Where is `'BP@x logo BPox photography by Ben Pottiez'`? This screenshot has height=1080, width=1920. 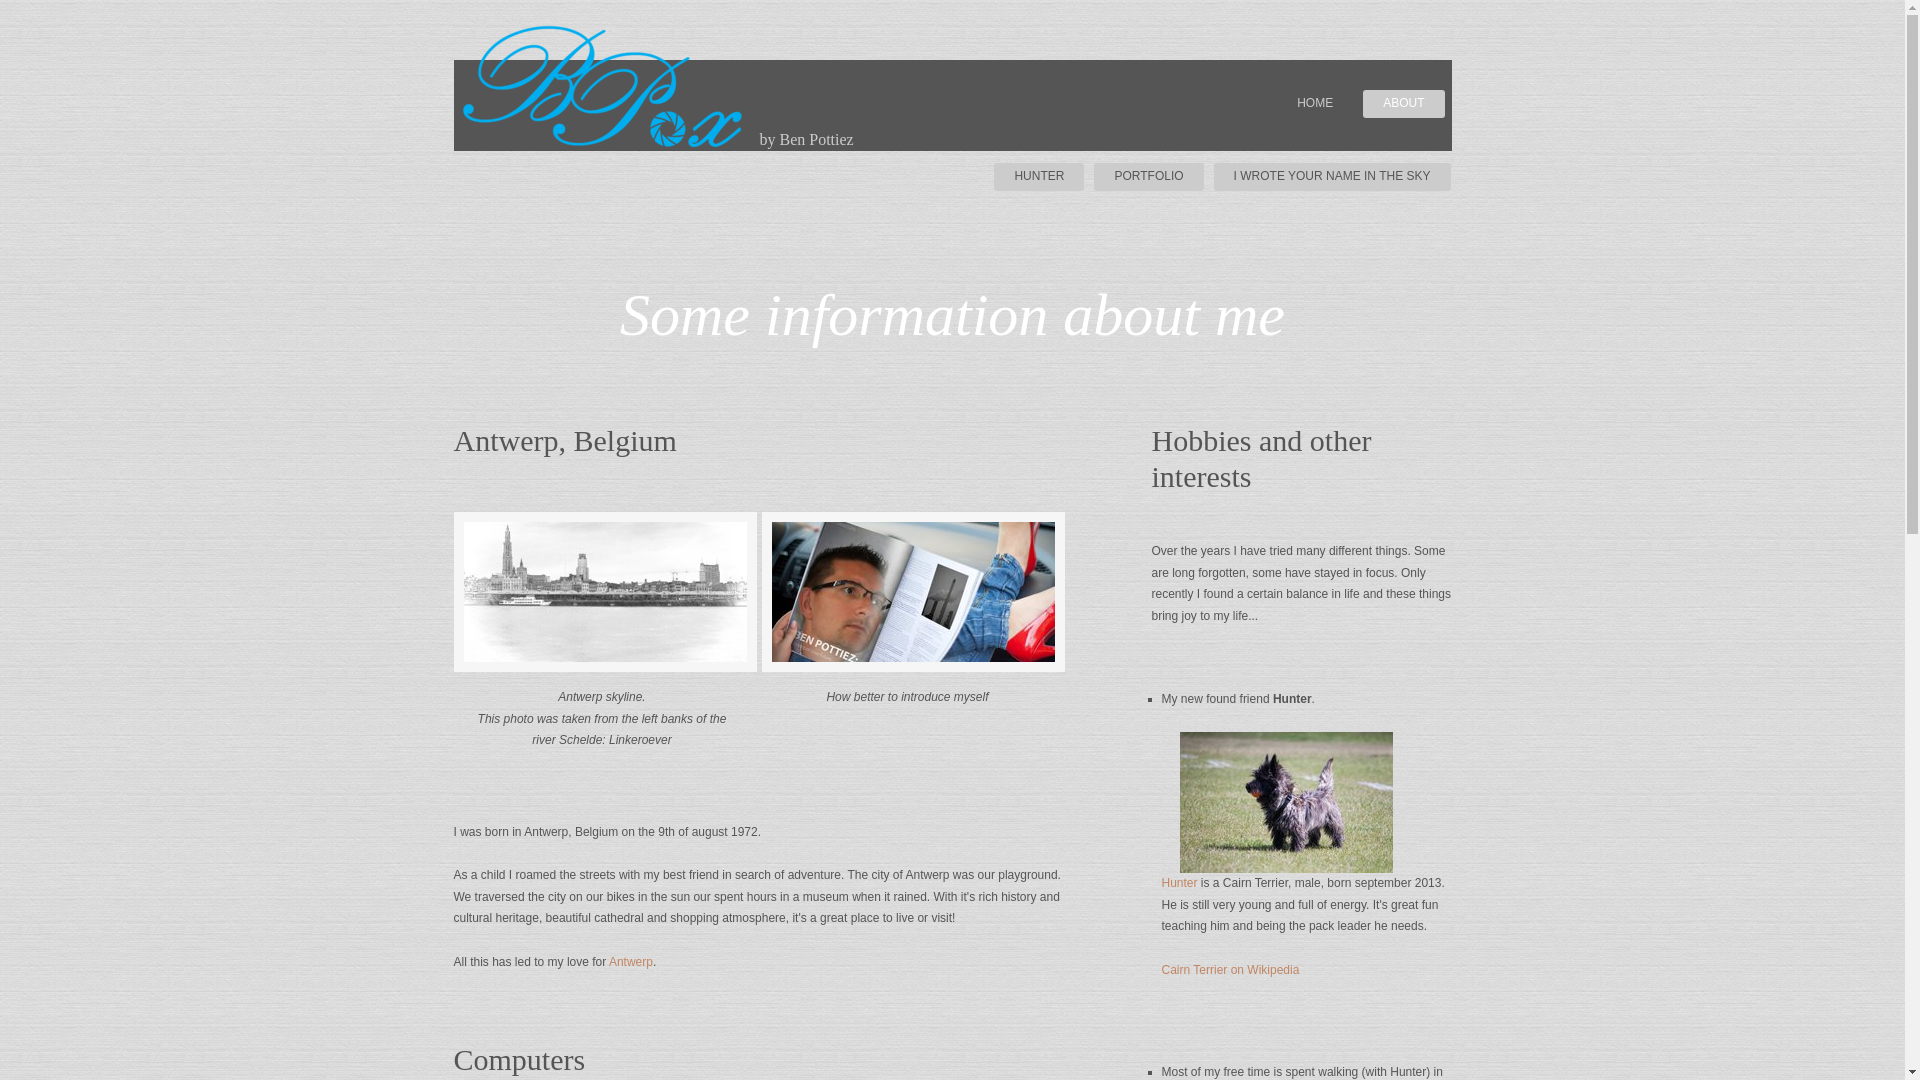
'BP@x logo BPox photography by Ben Pottiez' is located at coordinates (603, 85).